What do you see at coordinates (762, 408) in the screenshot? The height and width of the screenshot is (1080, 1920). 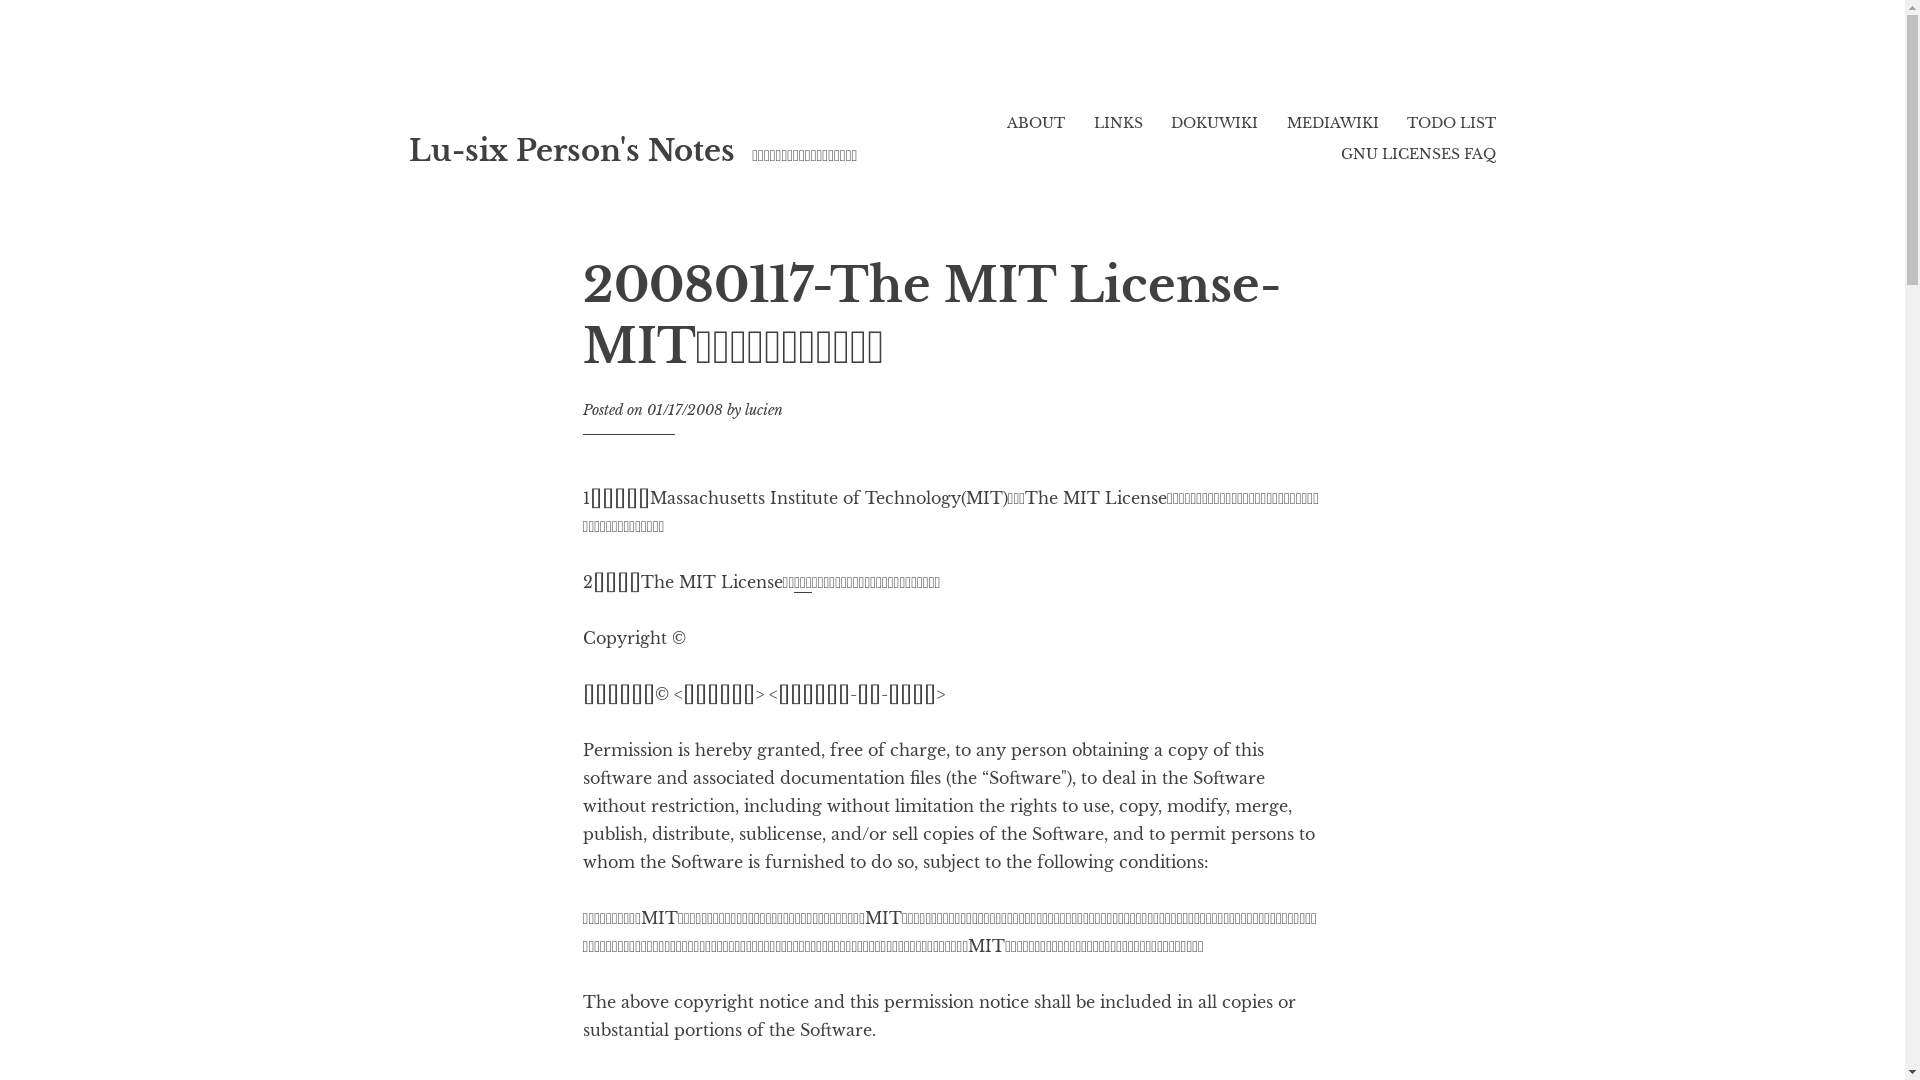 I see `'lucien'` at bounding box center [762, 408].